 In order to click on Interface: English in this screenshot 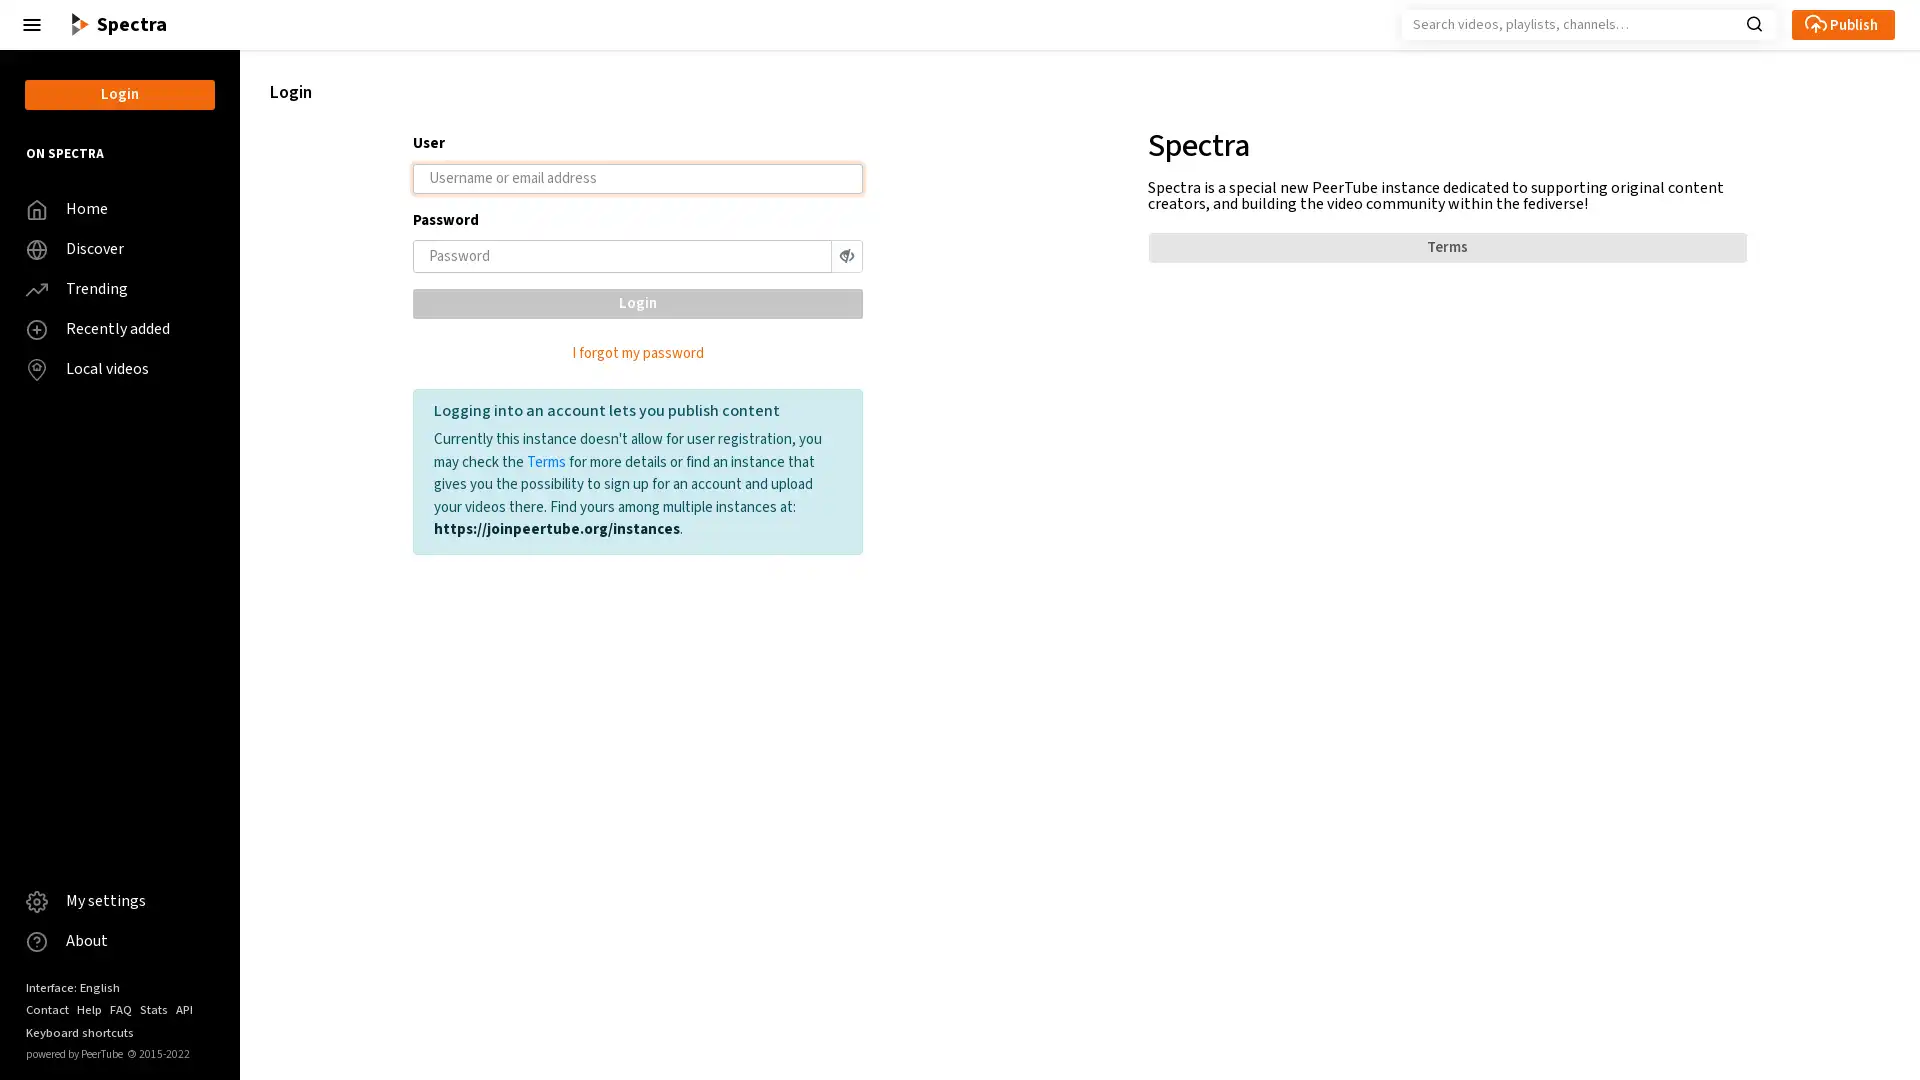, I will do `click(72, 986)`.